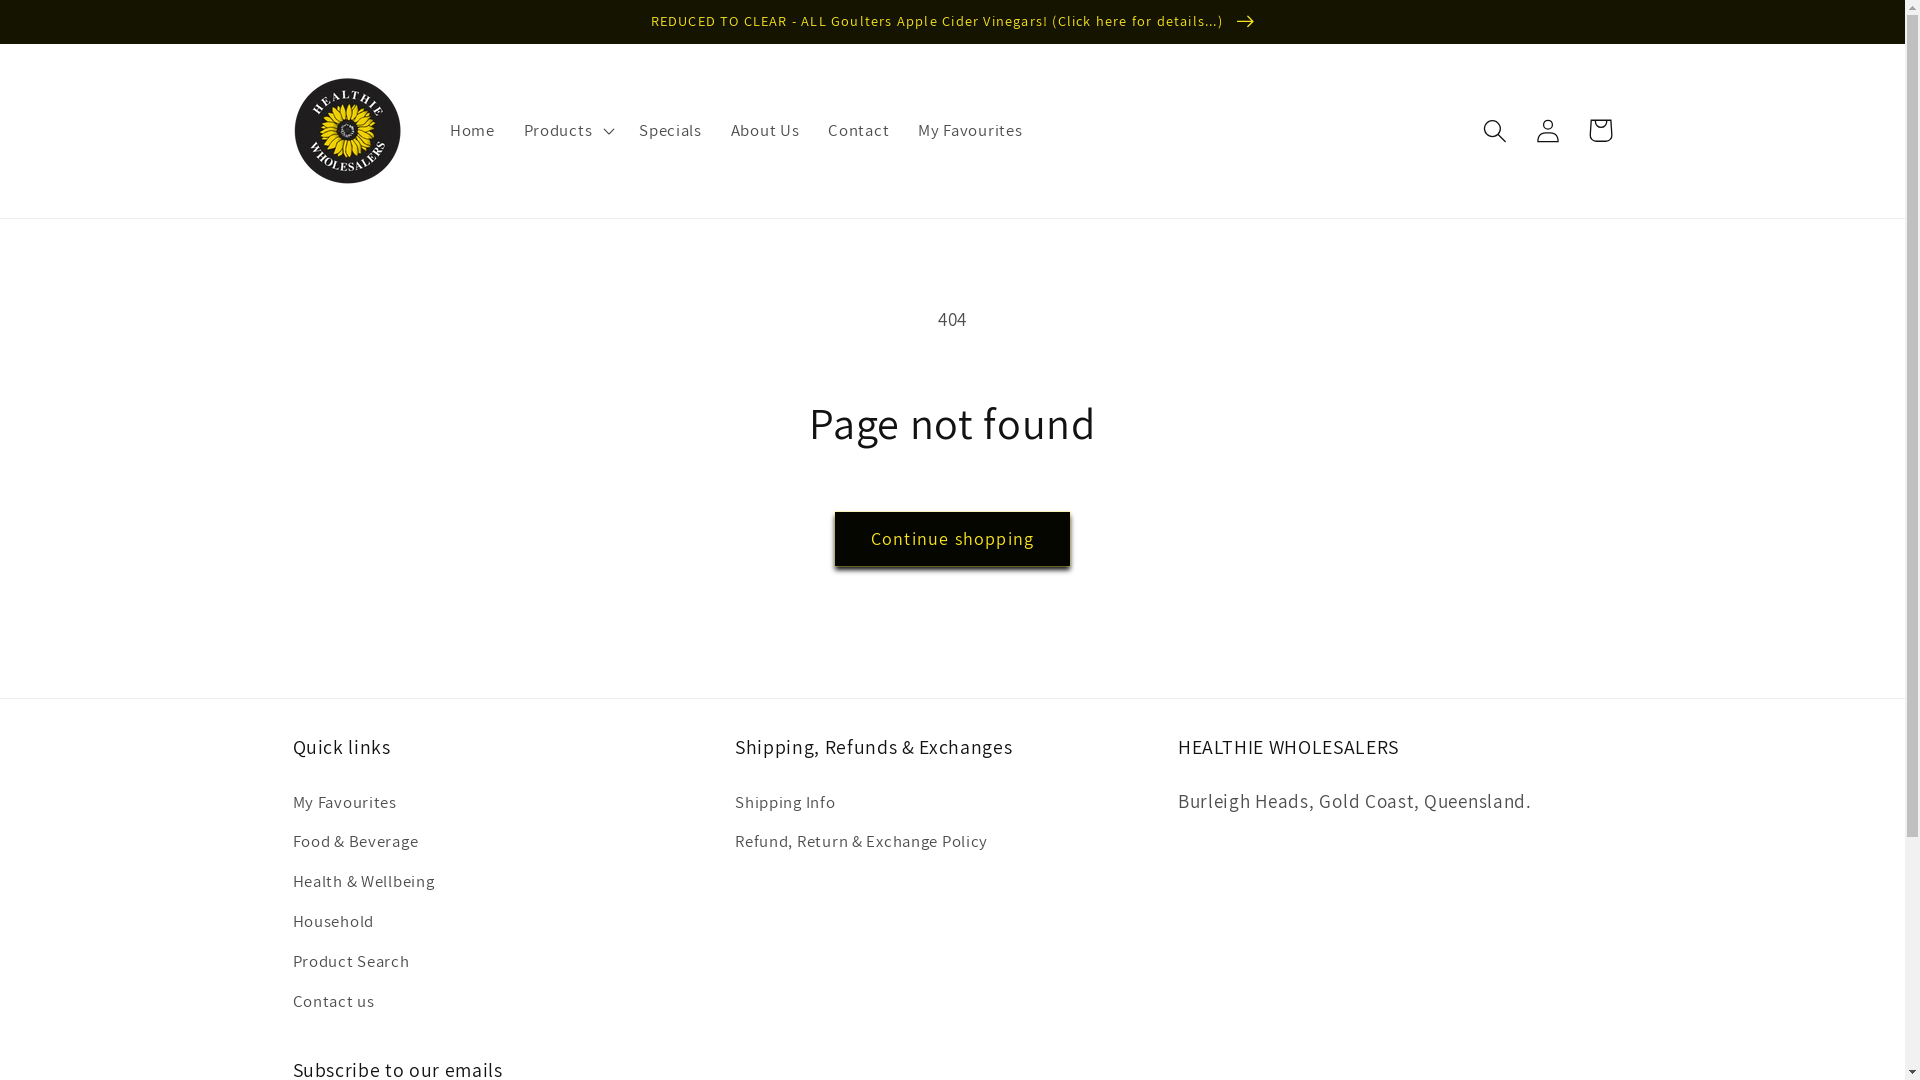 The width and height of the screenshot is (1920, 1080). I want to click on 'Contact', so click(859, 131).